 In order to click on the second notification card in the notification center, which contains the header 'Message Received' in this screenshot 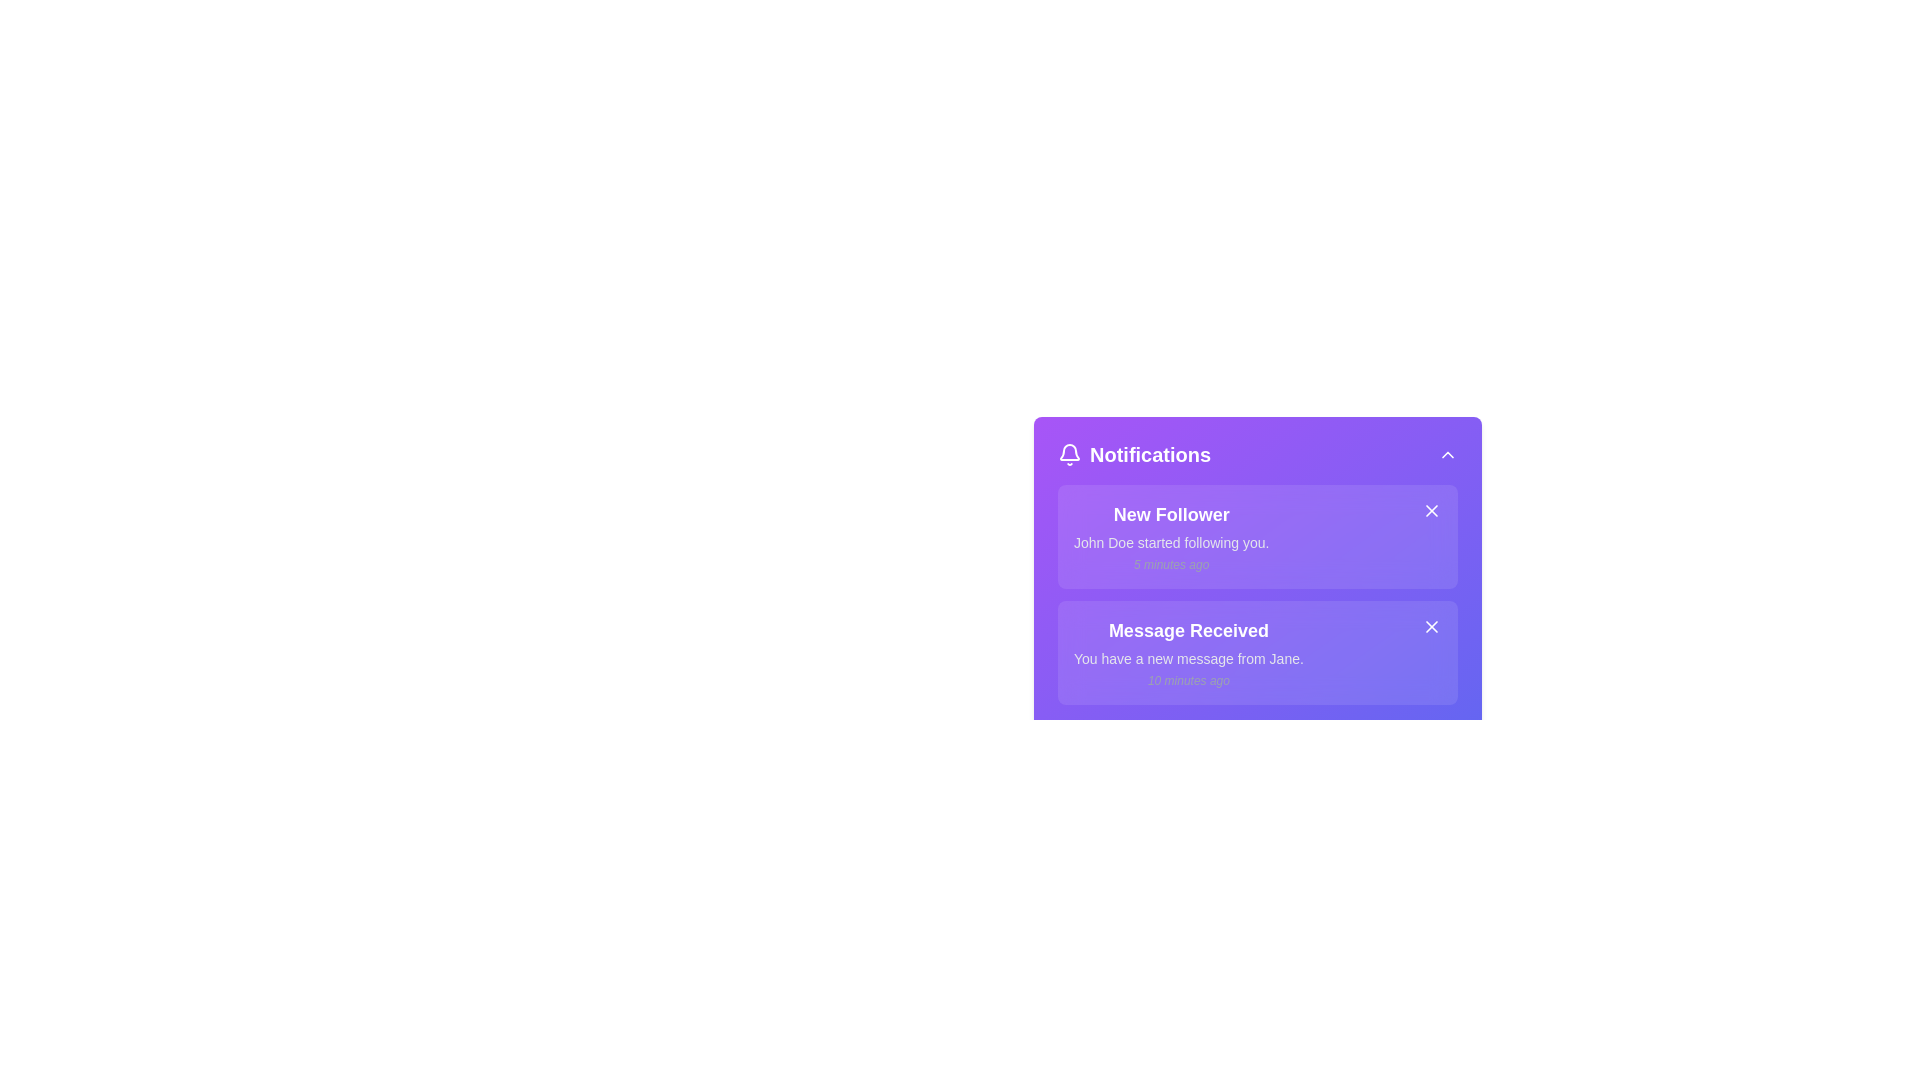, I will do `click(1188, 652)`.